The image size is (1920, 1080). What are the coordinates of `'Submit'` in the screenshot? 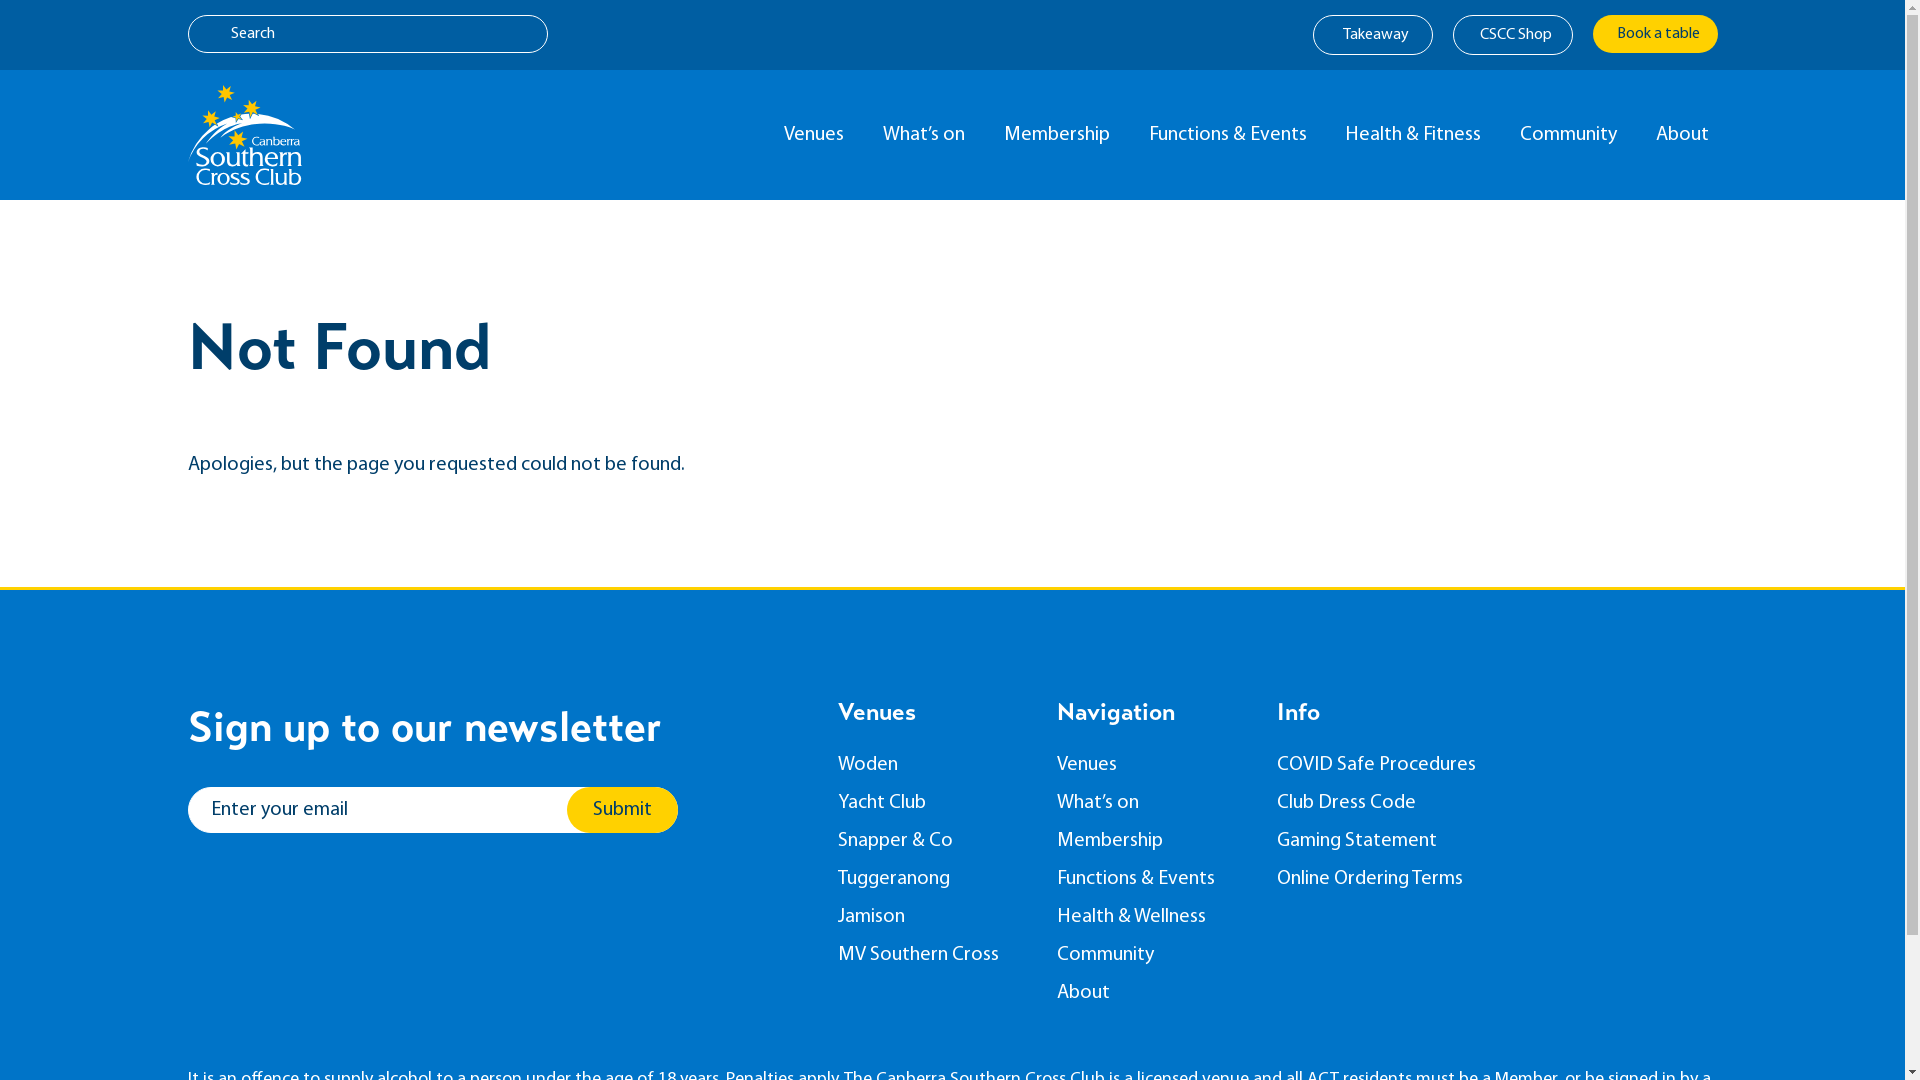 It's located at (620, 810).